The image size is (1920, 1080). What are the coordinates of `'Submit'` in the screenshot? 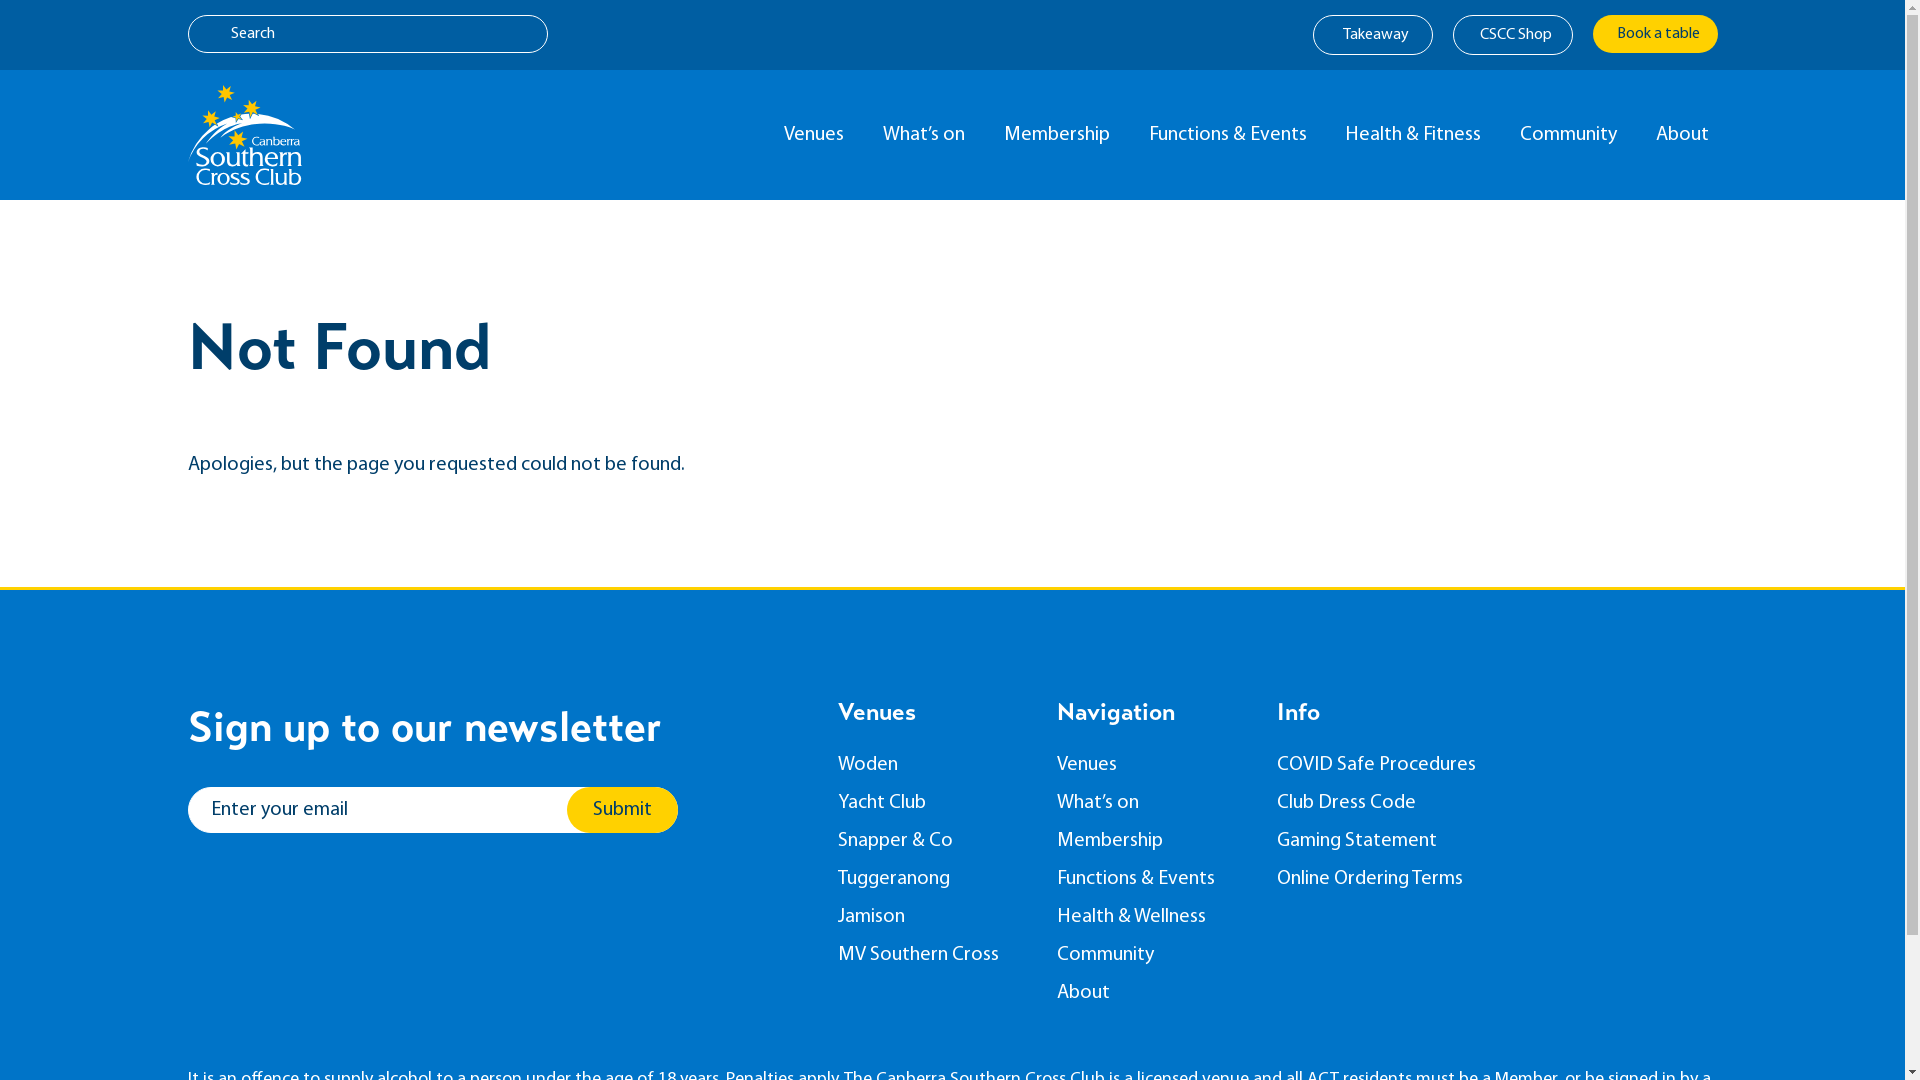 It's located at (620, 810).